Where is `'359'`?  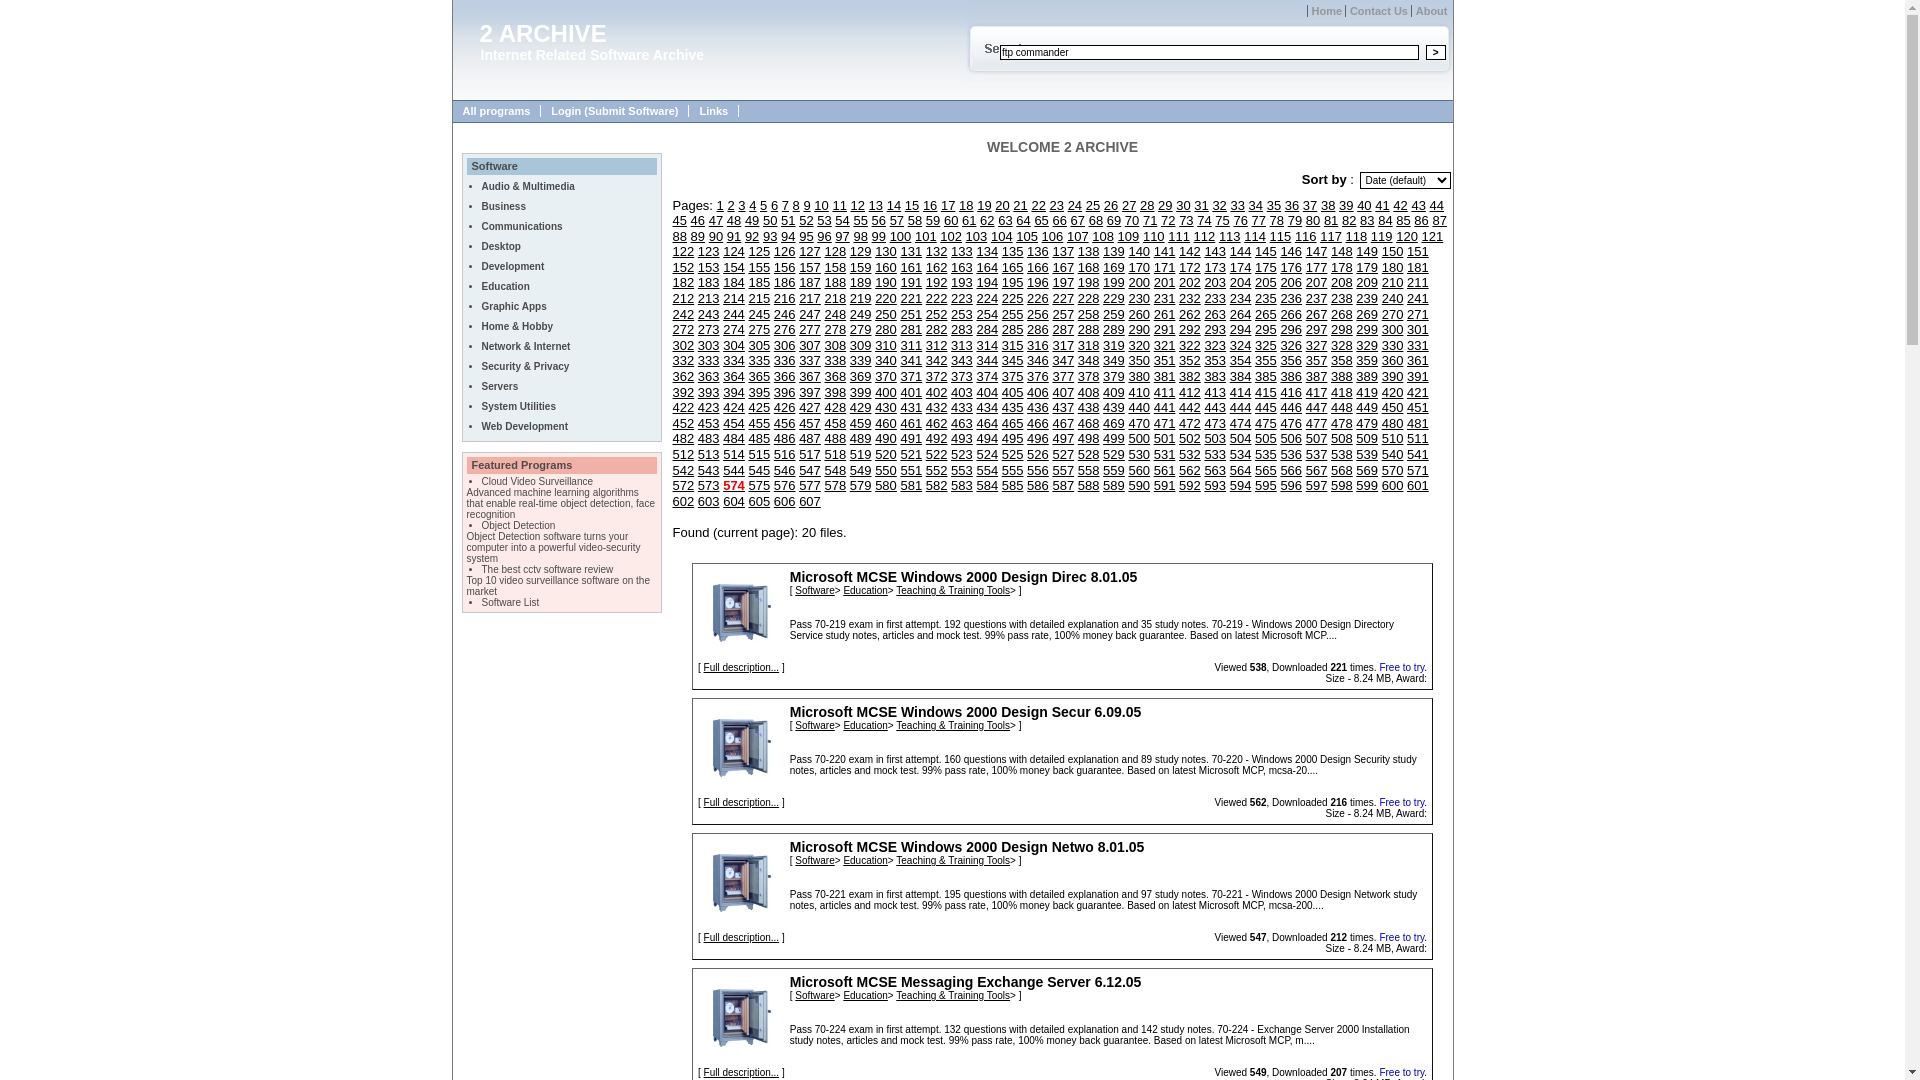 '359' is located at coordinates (1366, 360).